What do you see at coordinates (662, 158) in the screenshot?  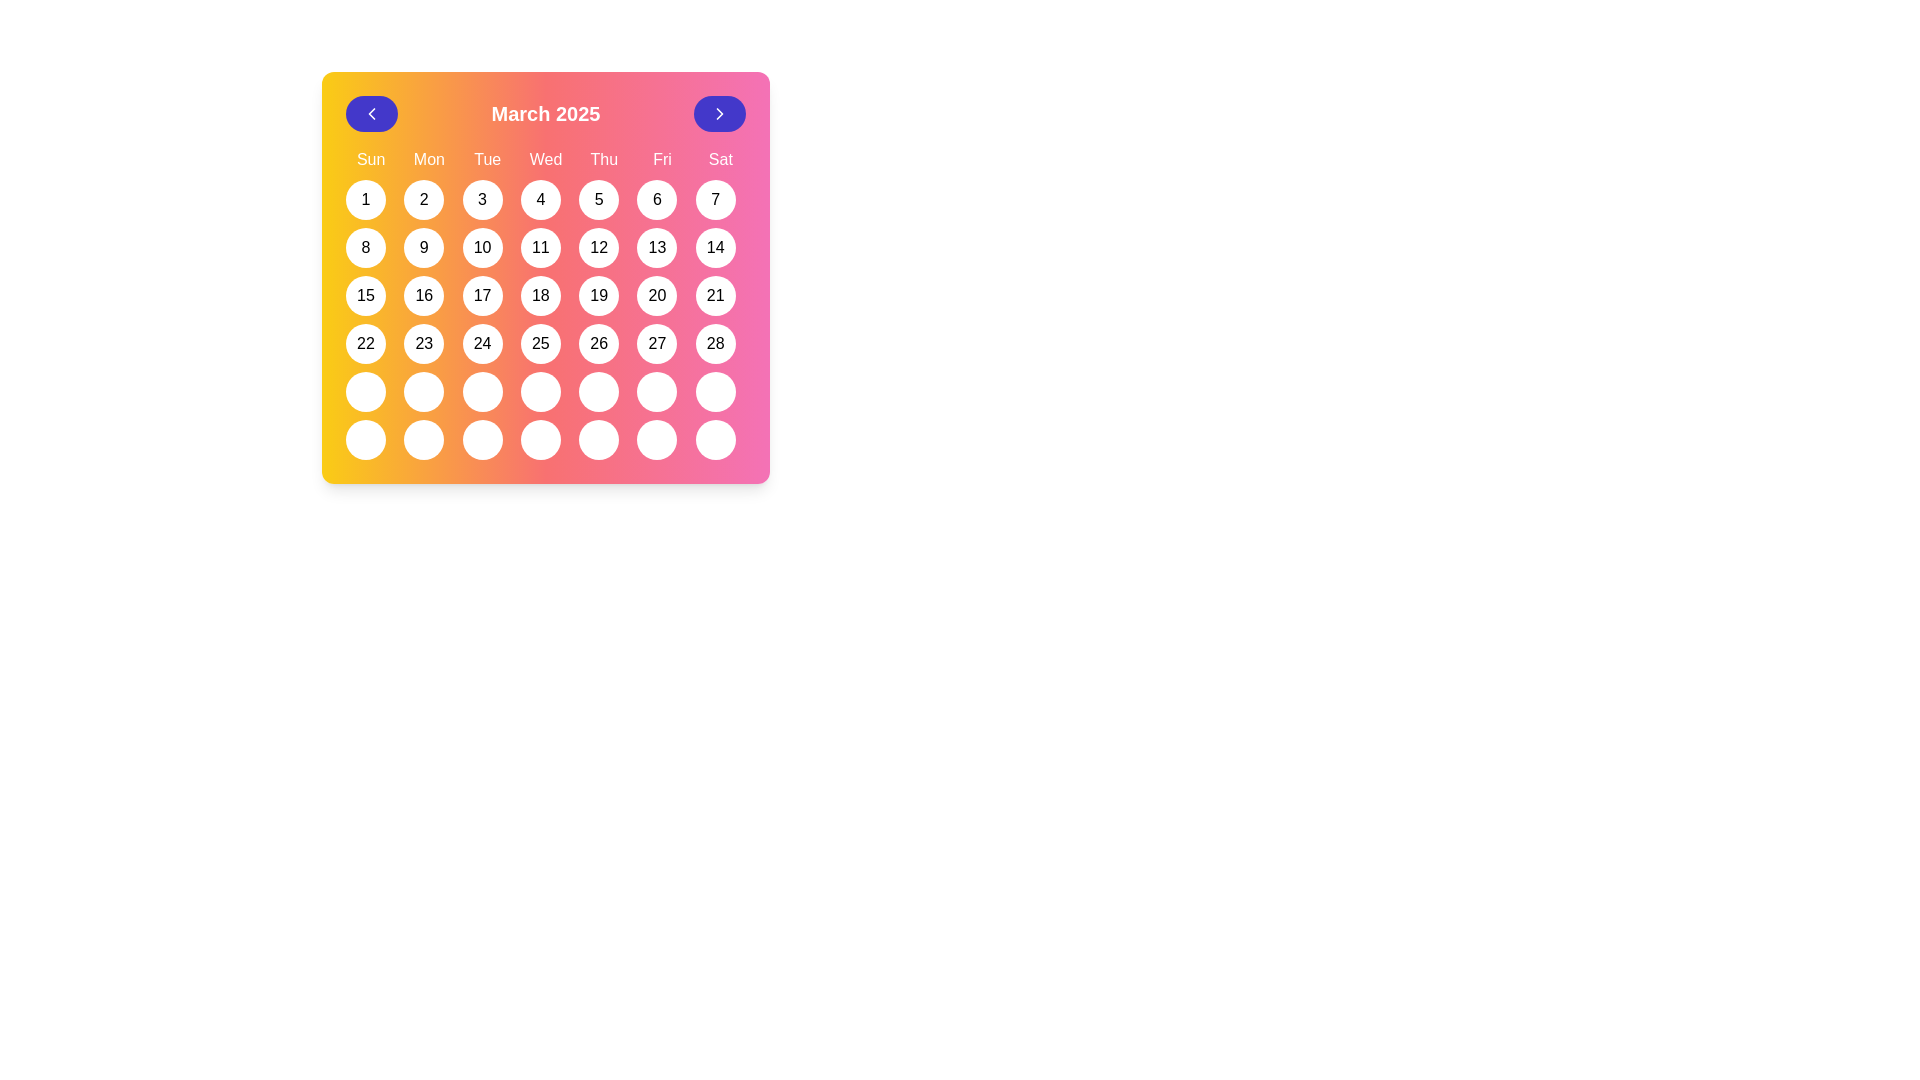 I see `the label displaying 'Fri', which is styled in white on a pink background and is the sixth item in the weekday header row` at bounding box center [662, 158].